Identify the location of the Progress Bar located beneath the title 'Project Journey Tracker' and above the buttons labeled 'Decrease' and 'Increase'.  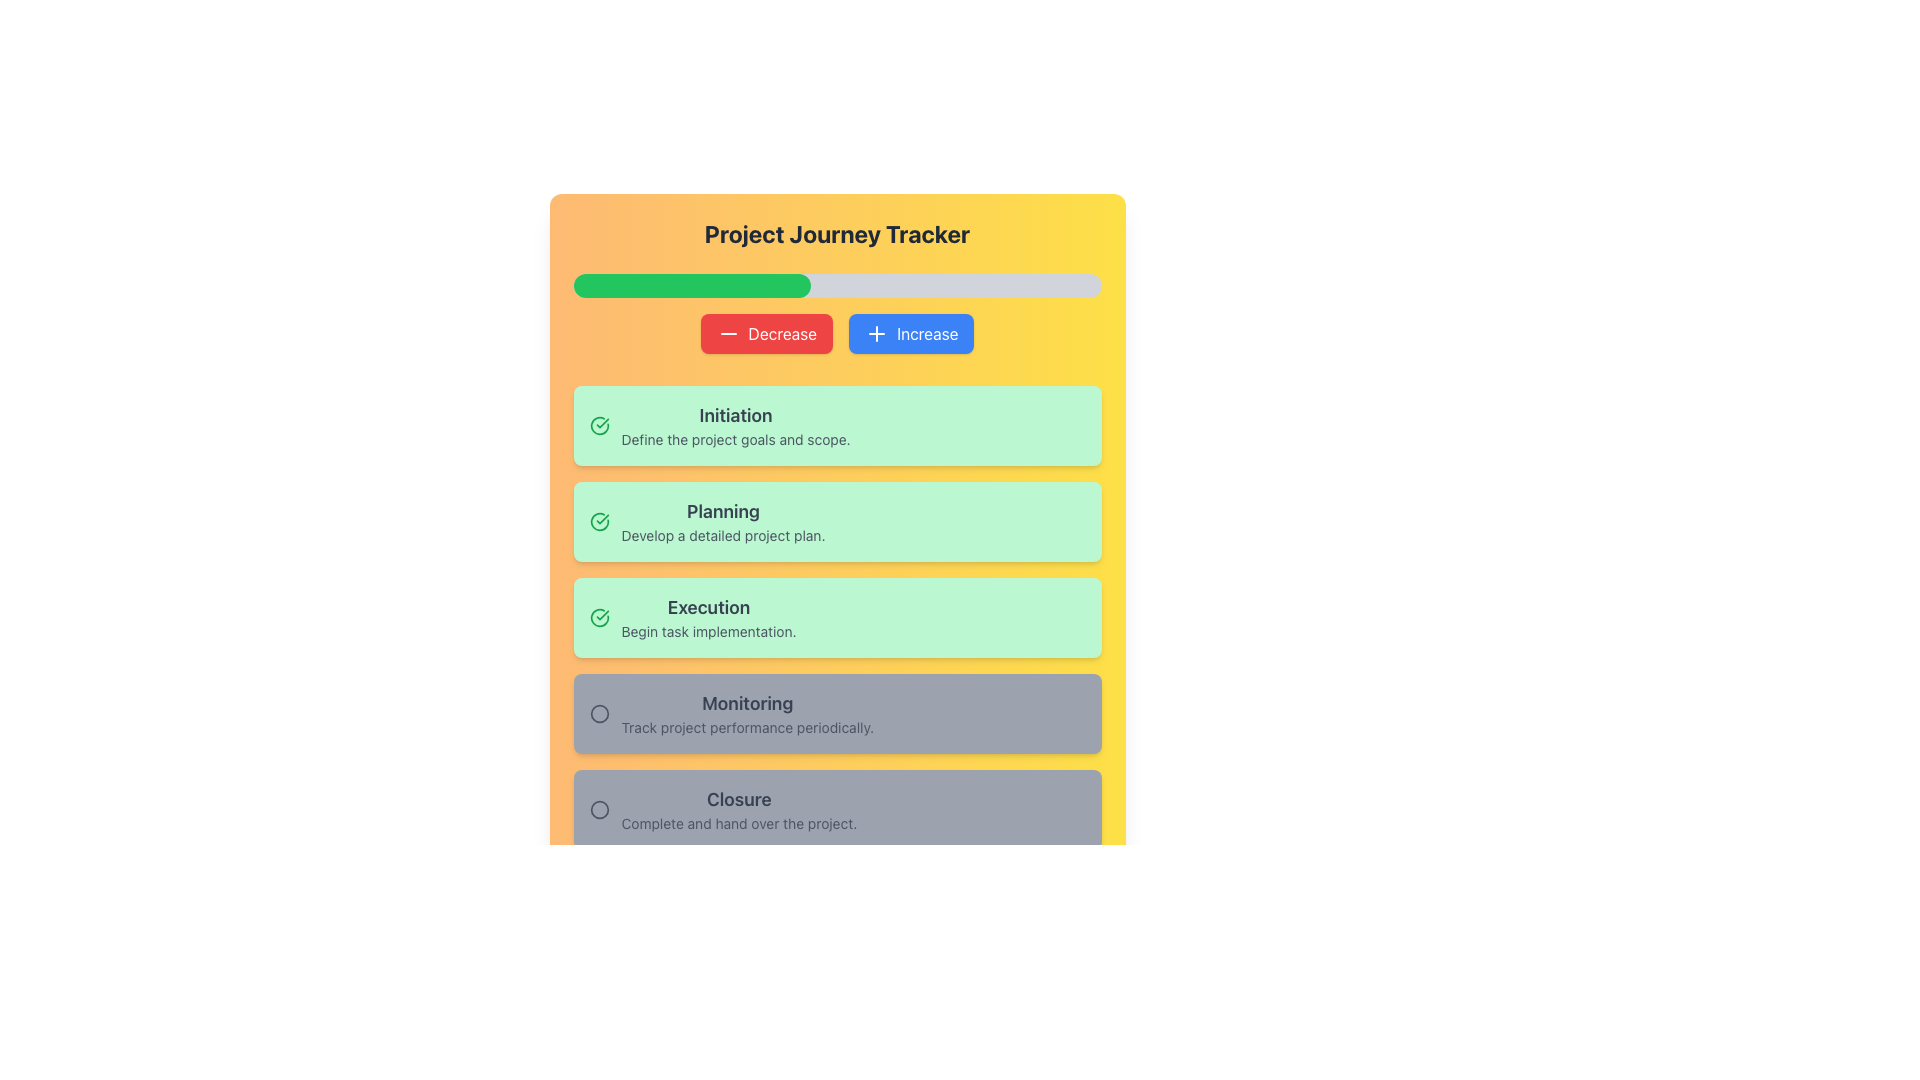
(837, 285).